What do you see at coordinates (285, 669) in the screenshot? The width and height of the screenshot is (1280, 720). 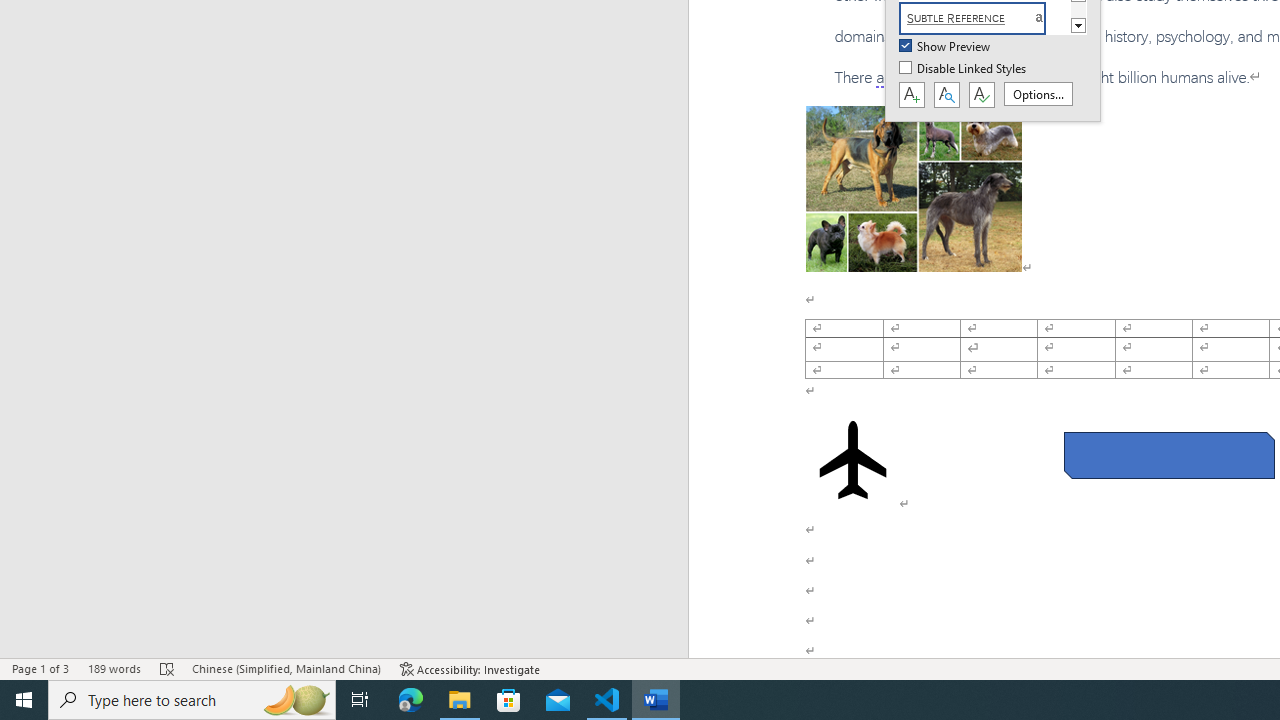 I see `'Language Chinese (Simplified, Mainland China)'` at bounding box center [285, 669].